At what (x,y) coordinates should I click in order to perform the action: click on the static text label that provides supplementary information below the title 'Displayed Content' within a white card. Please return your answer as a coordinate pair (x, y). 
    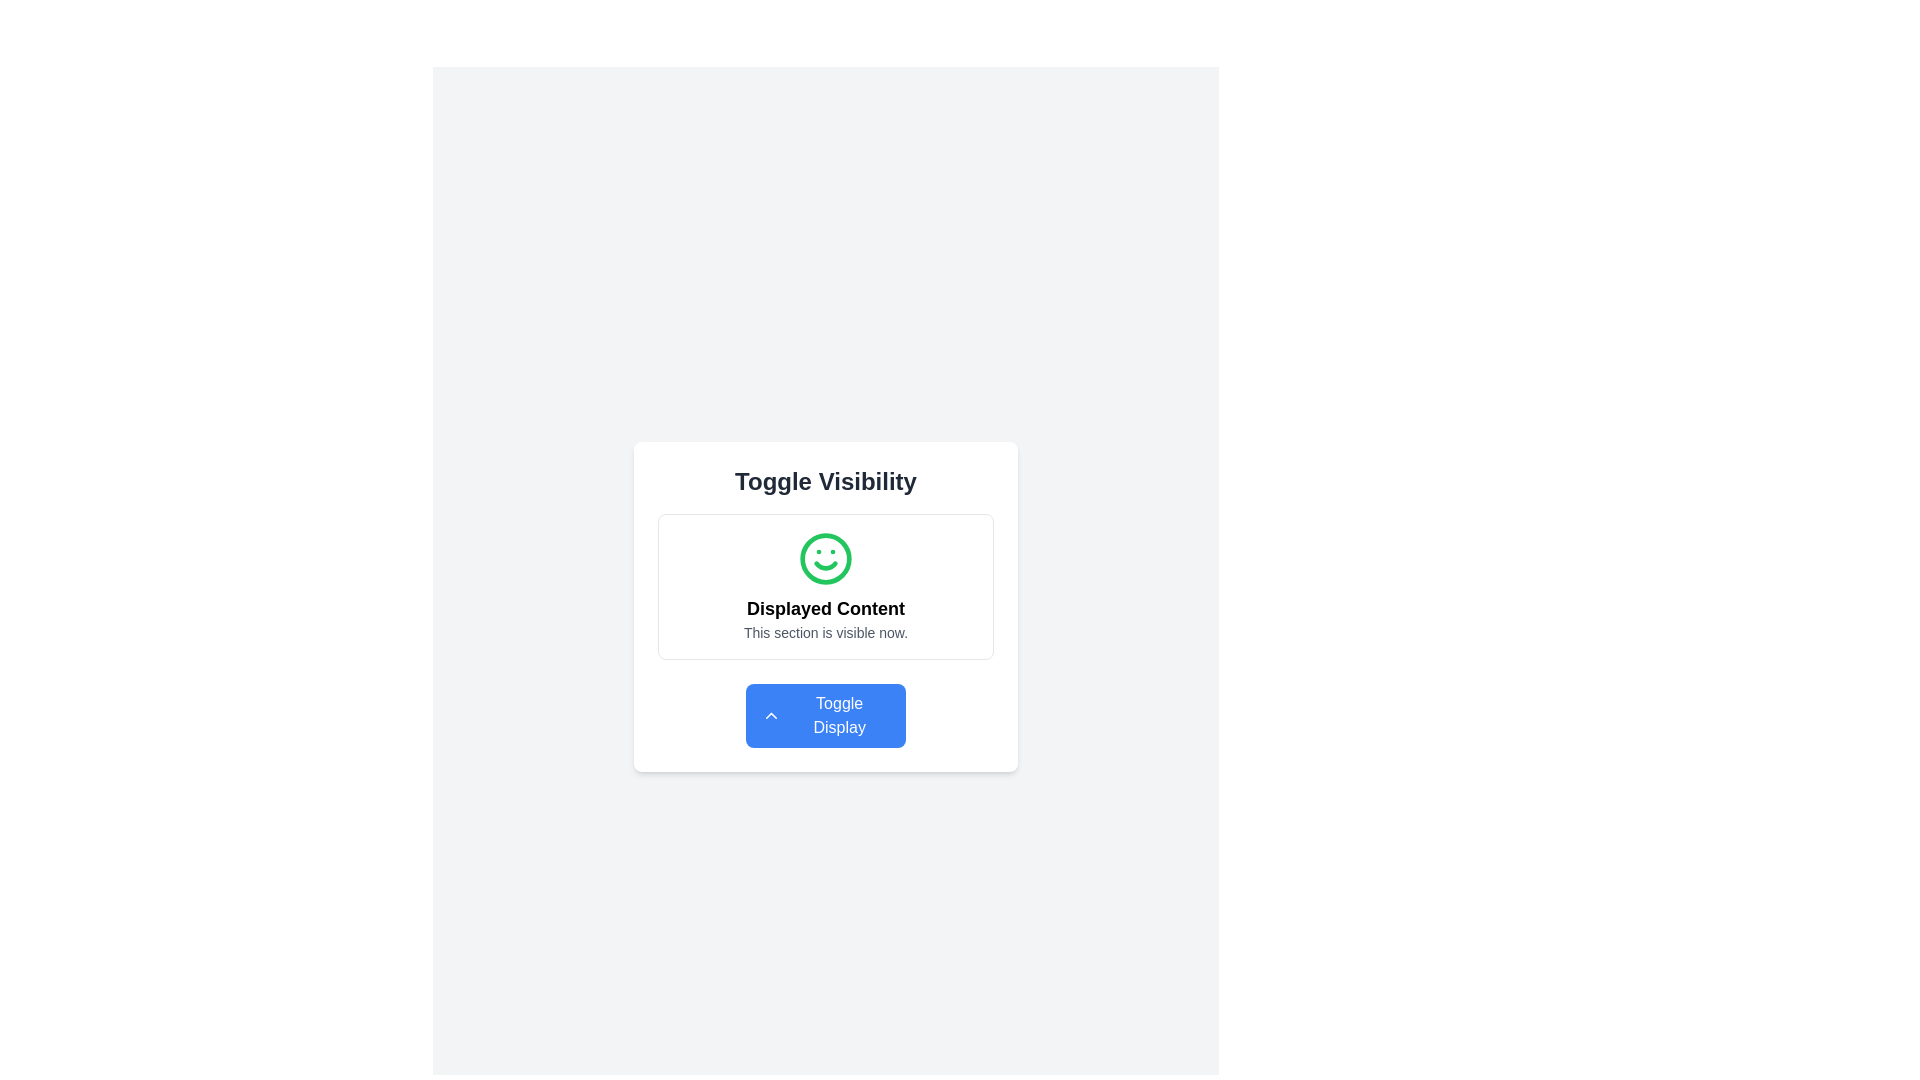
    Looking at the image, I should click on (825, 632).